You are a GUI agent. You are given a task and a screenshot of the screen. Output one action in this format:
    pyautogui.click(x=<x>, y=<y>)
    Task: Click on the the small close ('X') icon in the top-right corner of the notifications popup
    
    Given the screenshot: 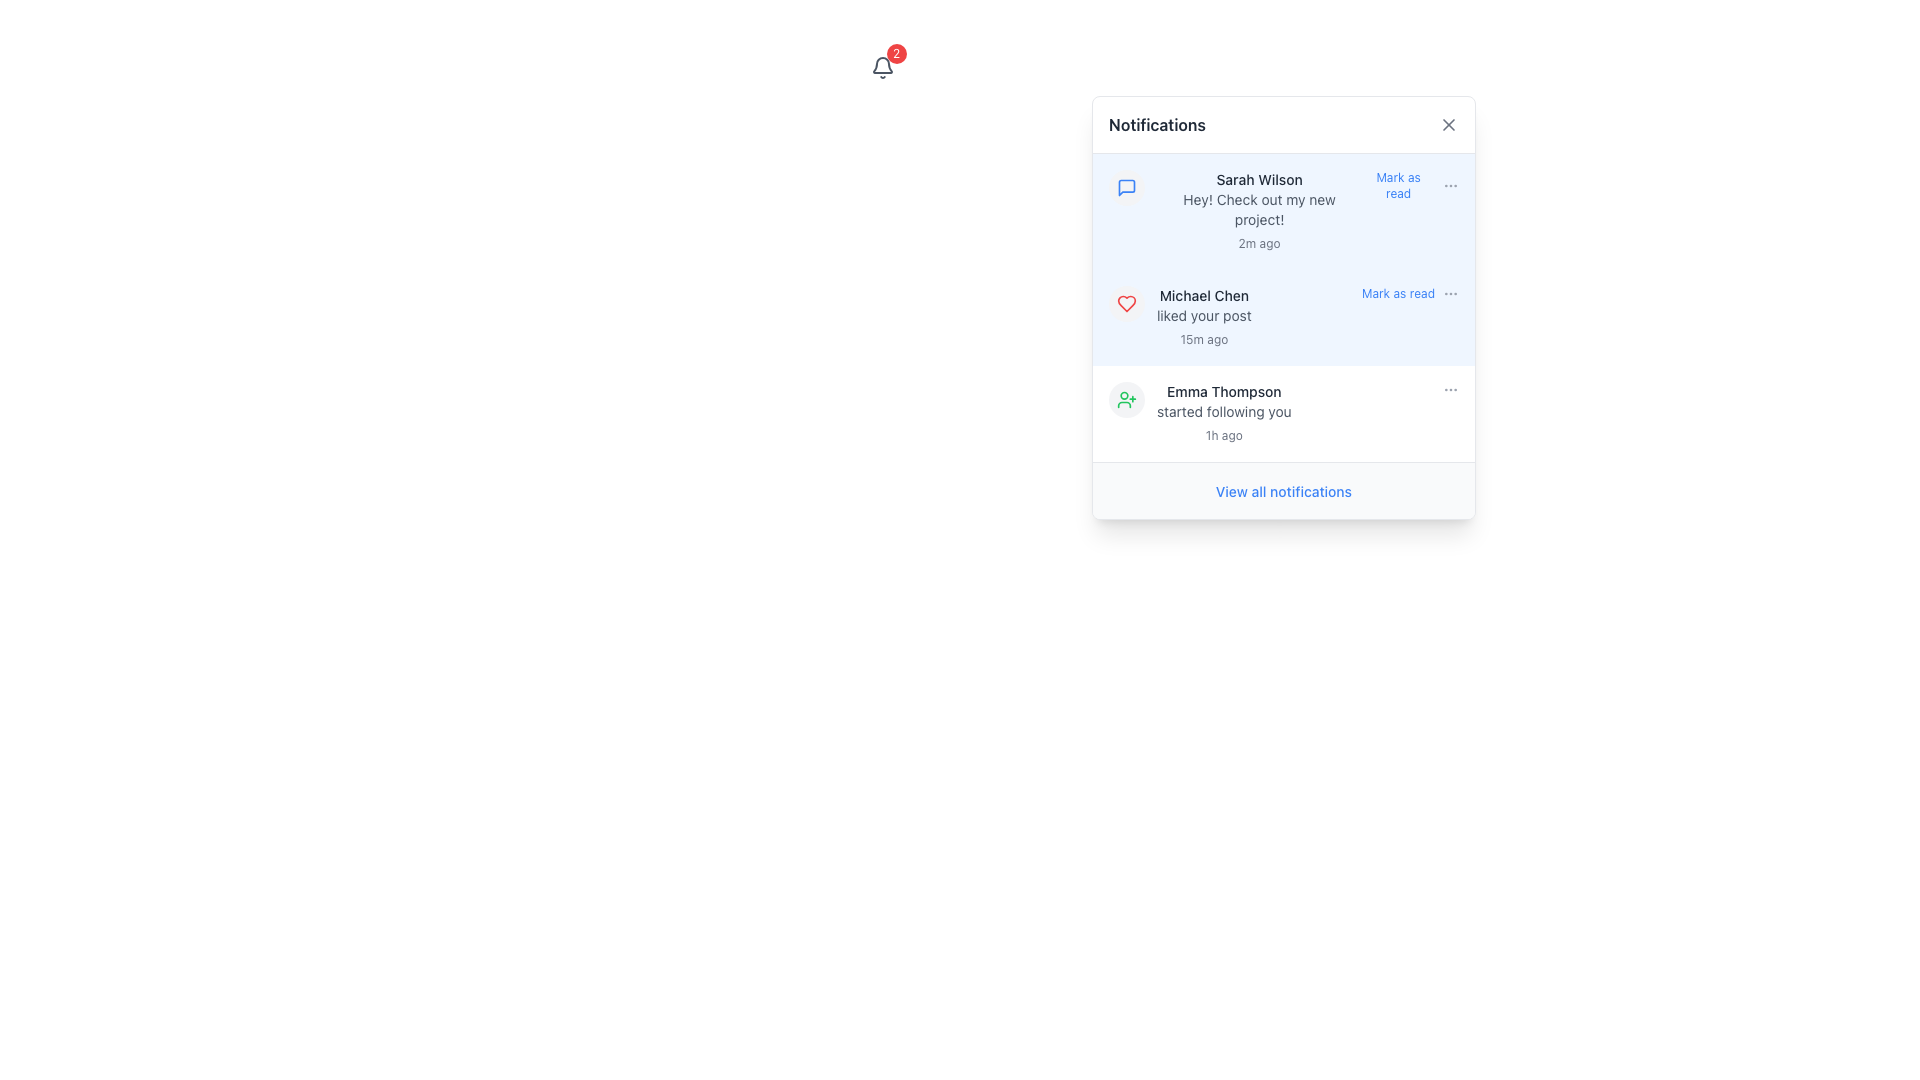 What is the action you would take?
    pyautogui.click(x=1449, y=124)
    